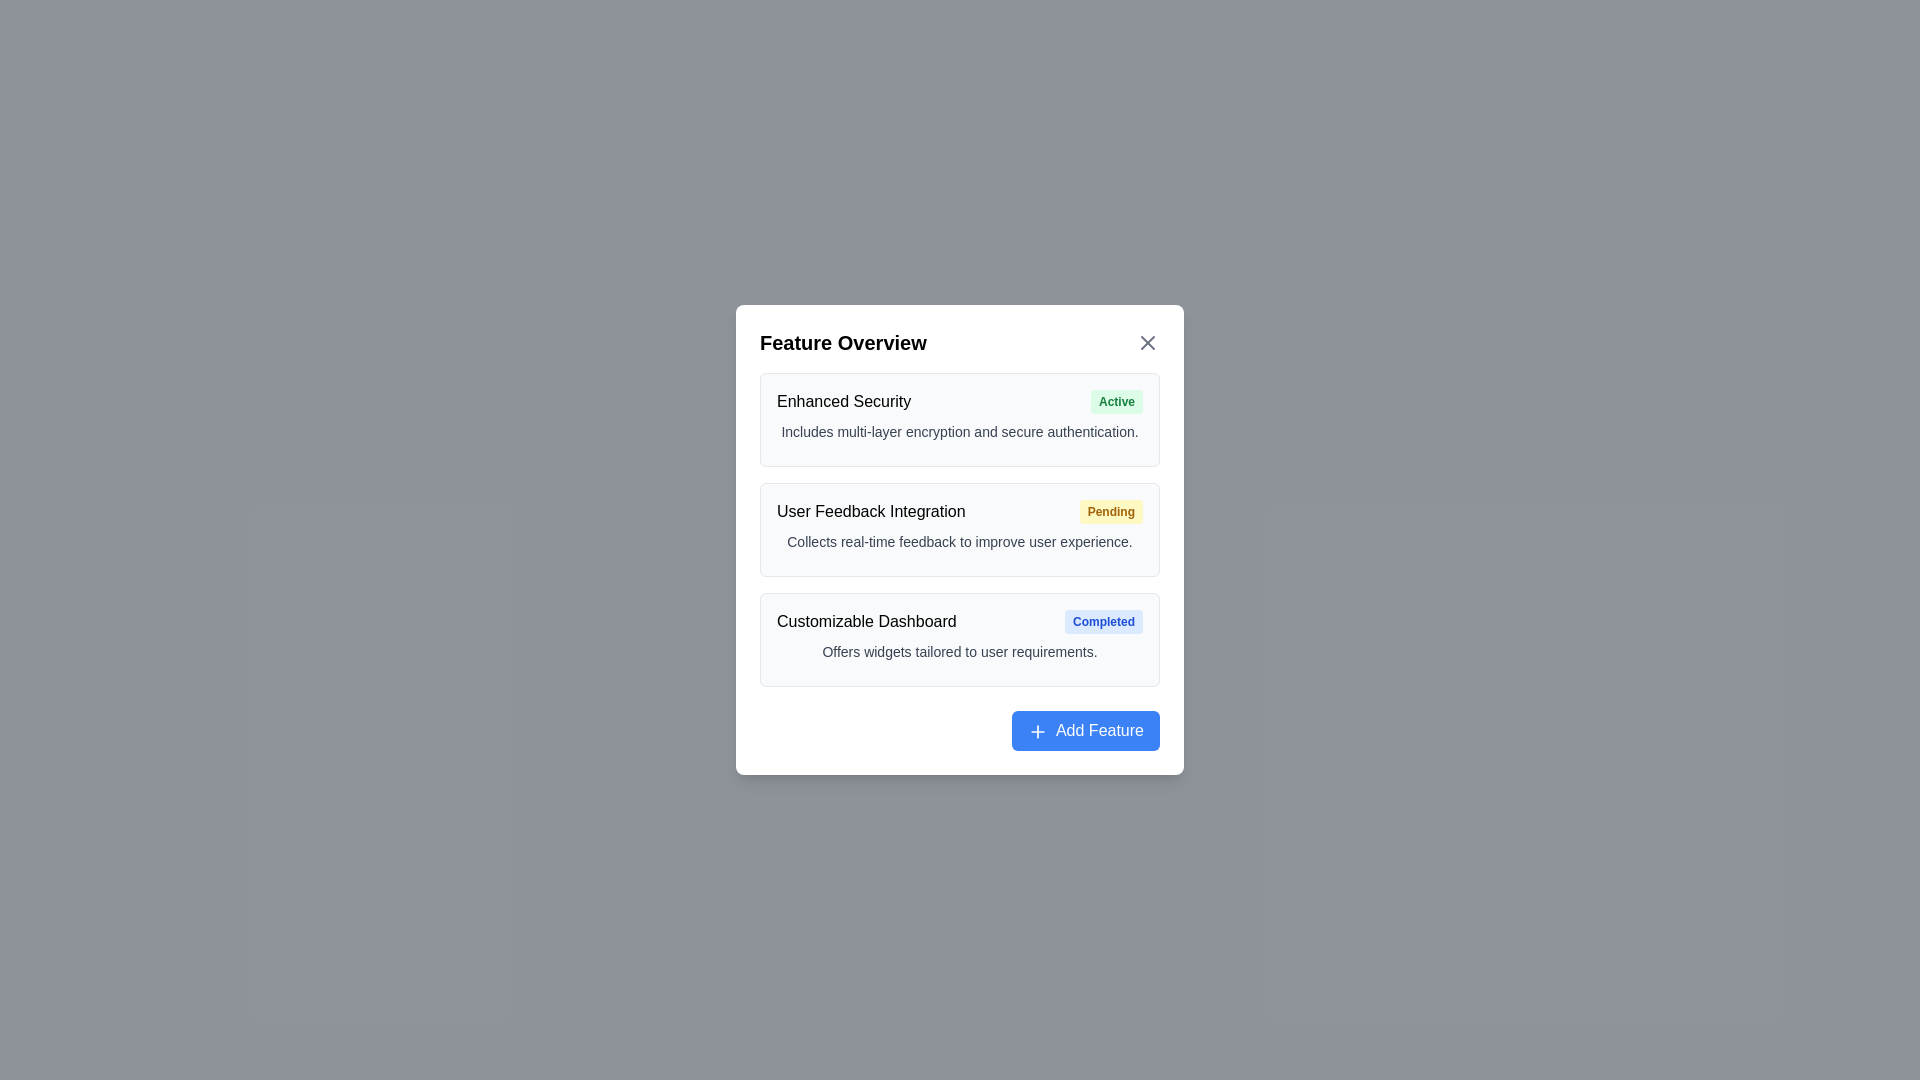 This screenshot has width=1920, height=1080. Describe the element at coordinates (866, 620) in the screenshot. I see `the static text label 'Customizable Dashboard' located in the dialog box above the phrase 'Offers widgets tailored to user requirements'` at that location.